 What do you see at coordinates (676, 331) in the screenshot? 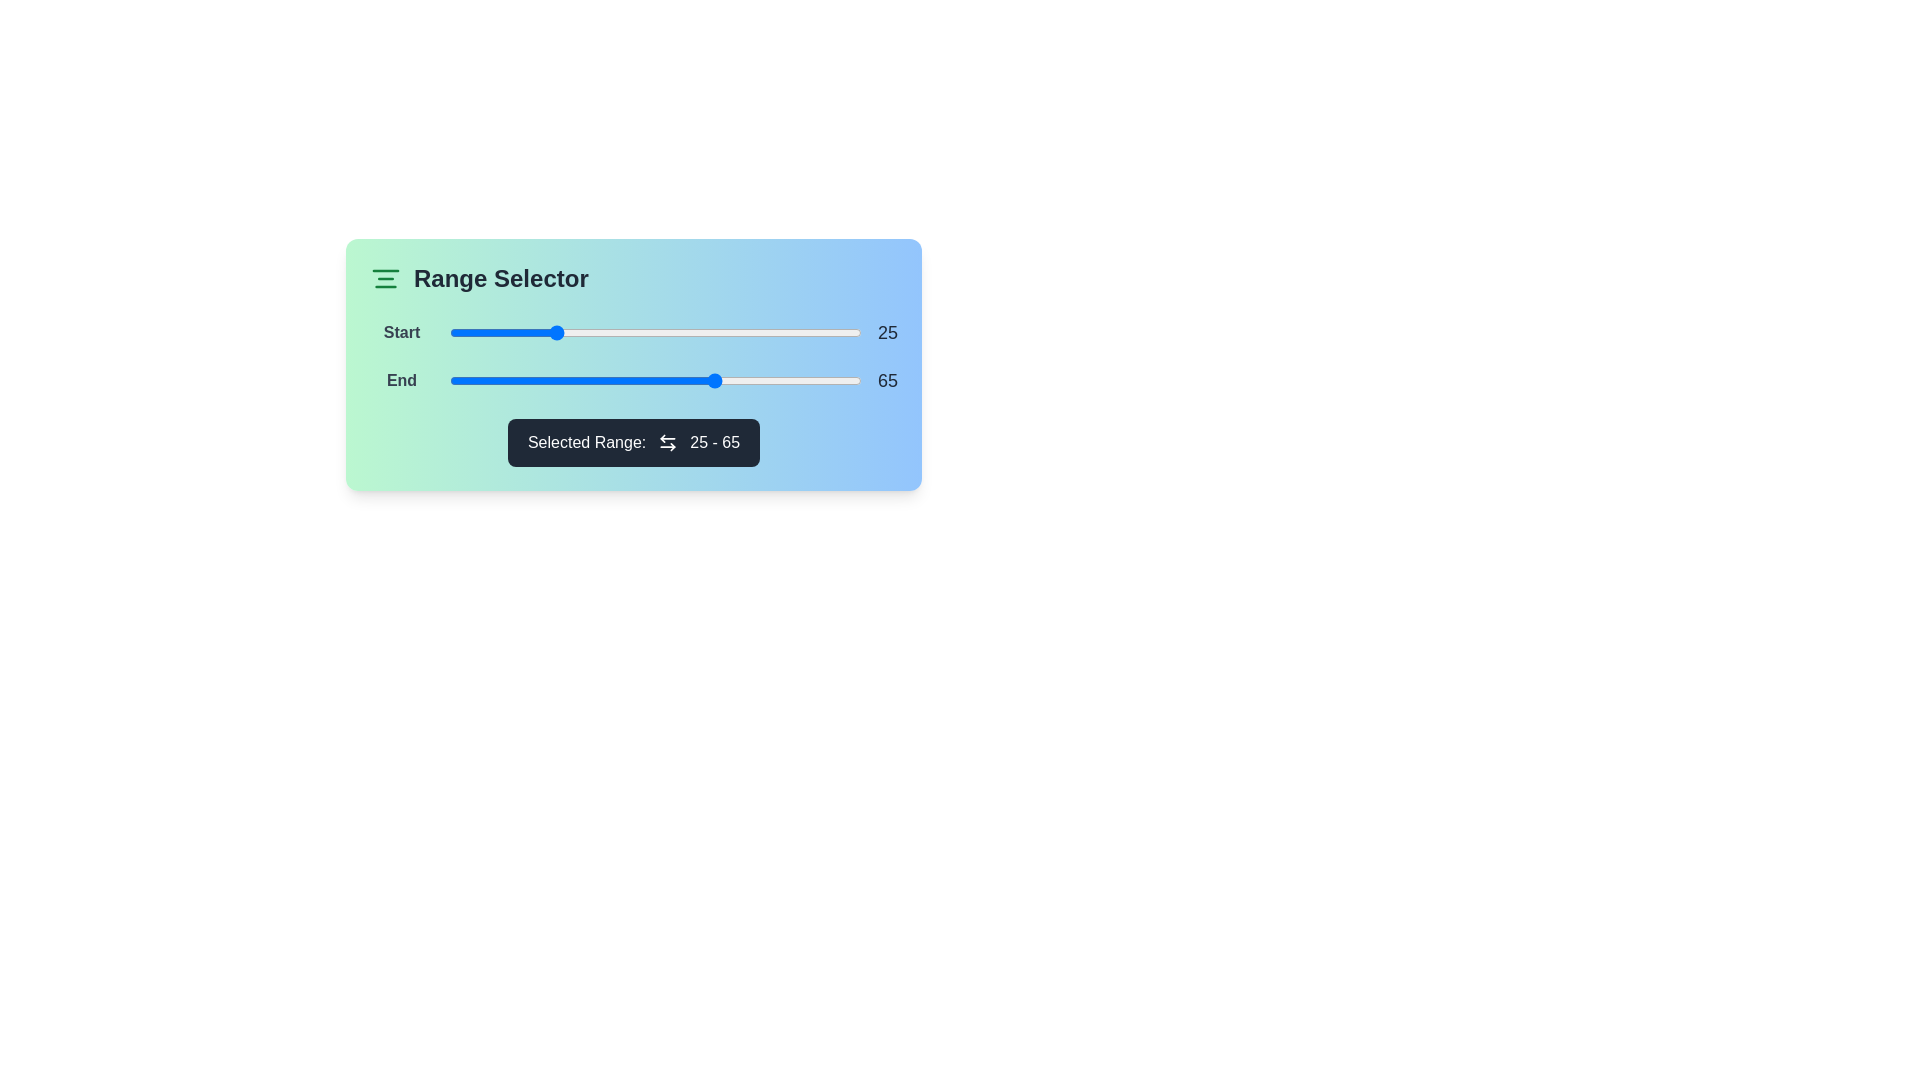
I see `the slider to set the value to 55` at bounding box center [676, 331].